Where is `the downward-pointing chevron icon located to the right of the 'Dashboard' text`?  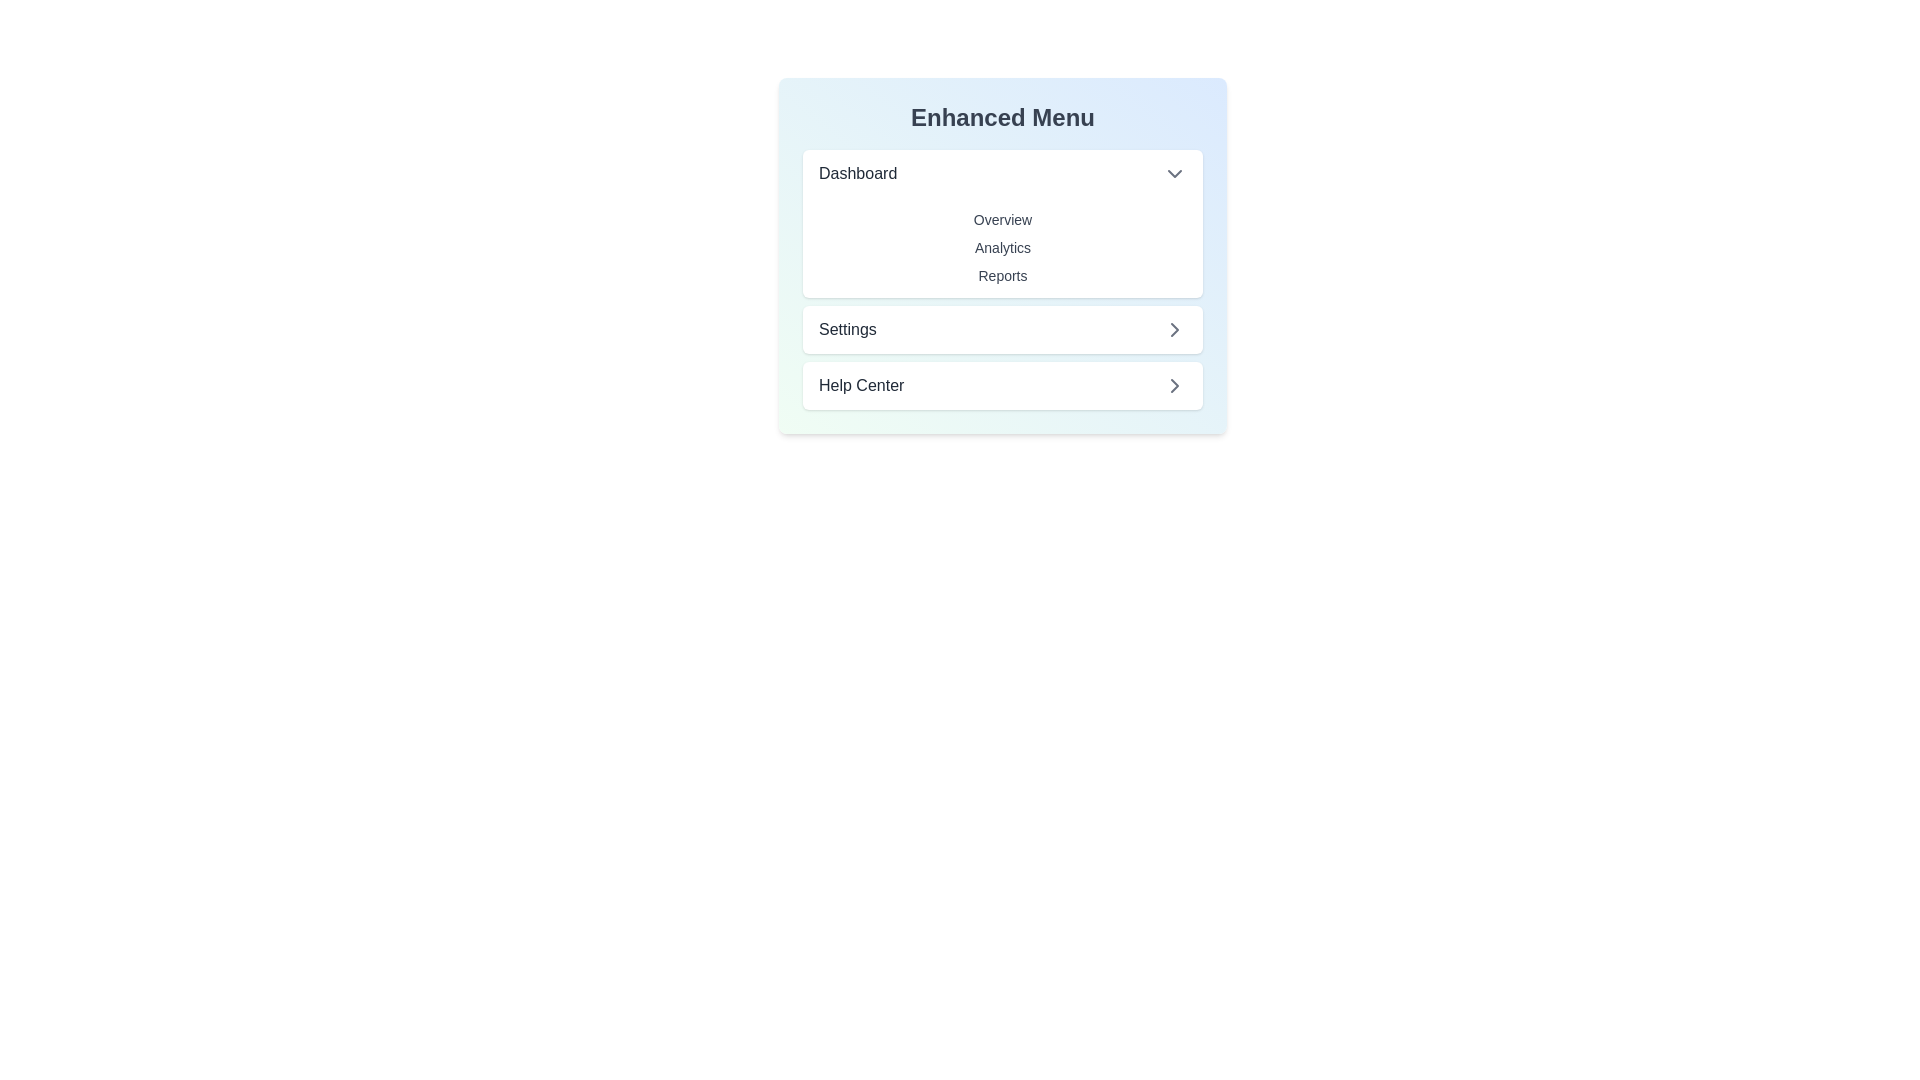 the downward-pointing chevron icon located to the right of the 'Dashboard' text is located at coordinates (1175, 172).